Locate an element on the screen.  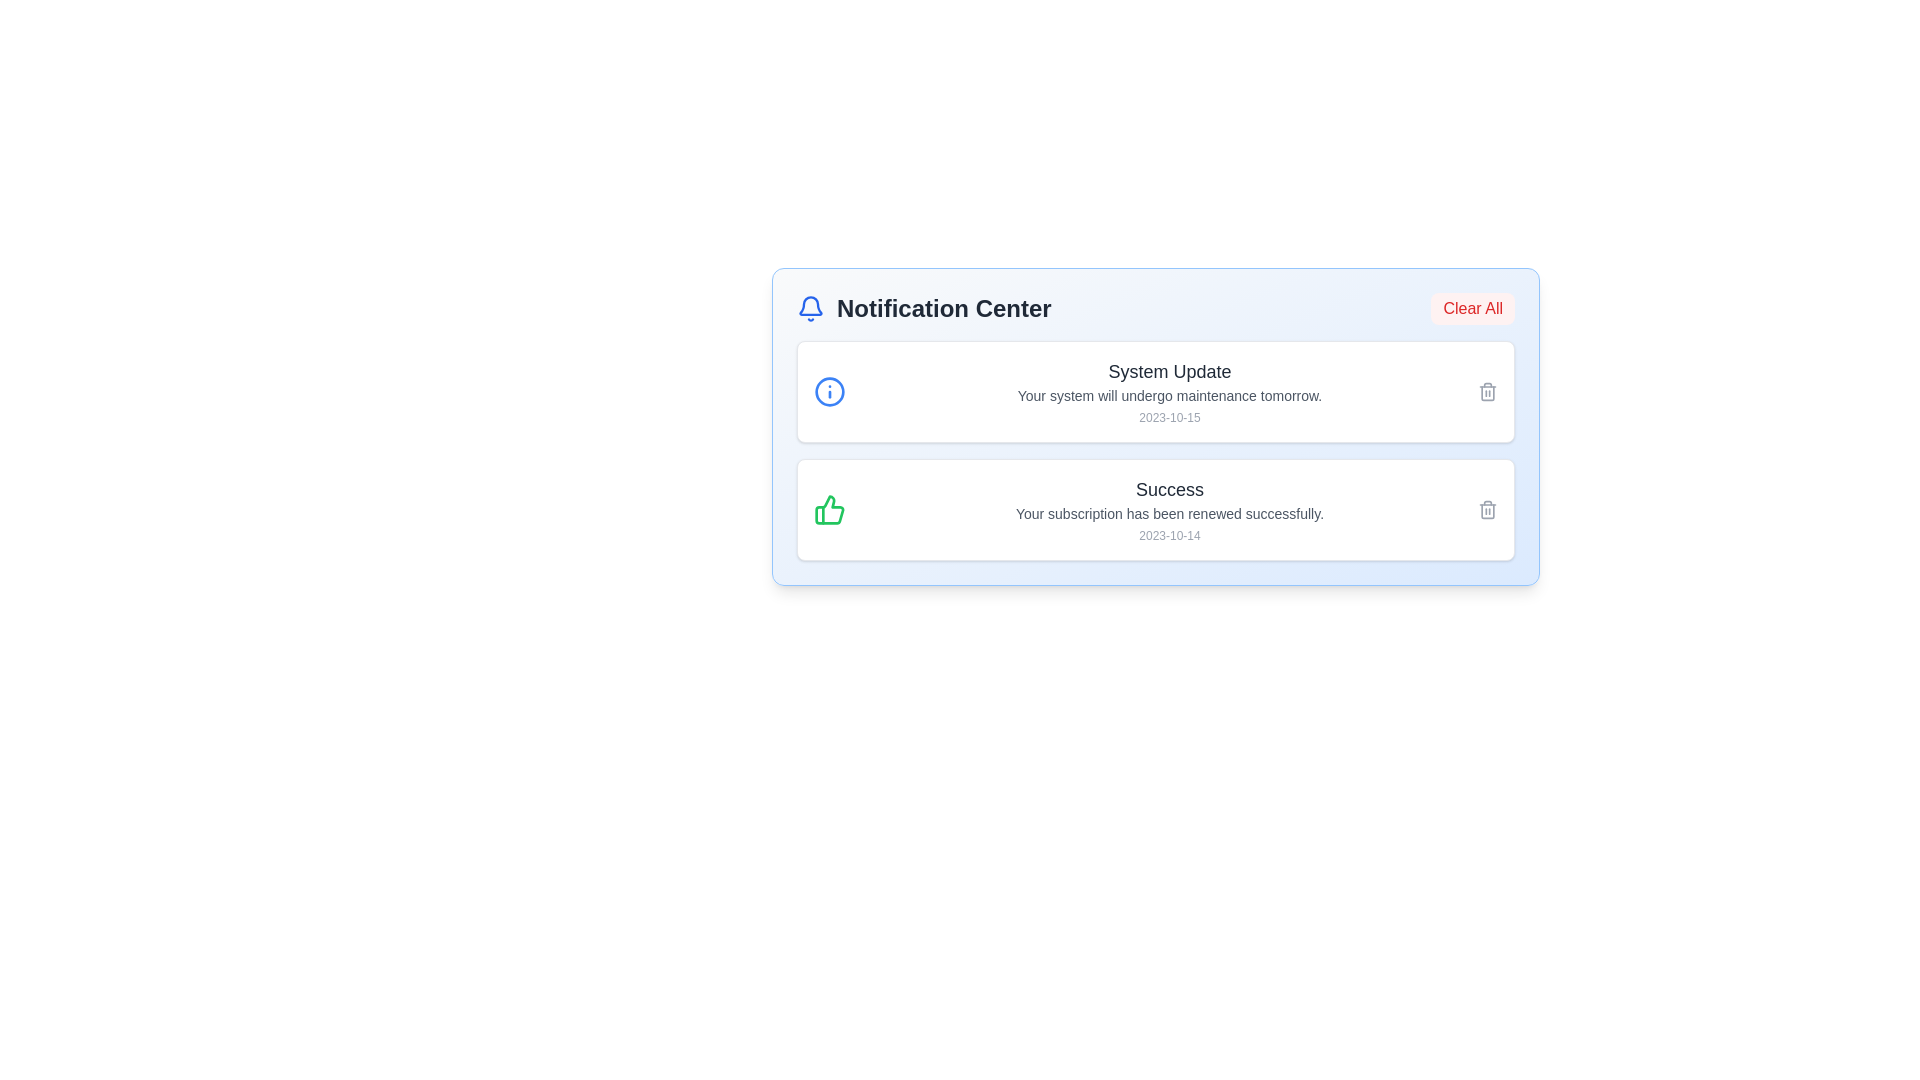
the 'Clear All' button located in the top-right corner of the Notification Center is located at coordinates (1473, 308).